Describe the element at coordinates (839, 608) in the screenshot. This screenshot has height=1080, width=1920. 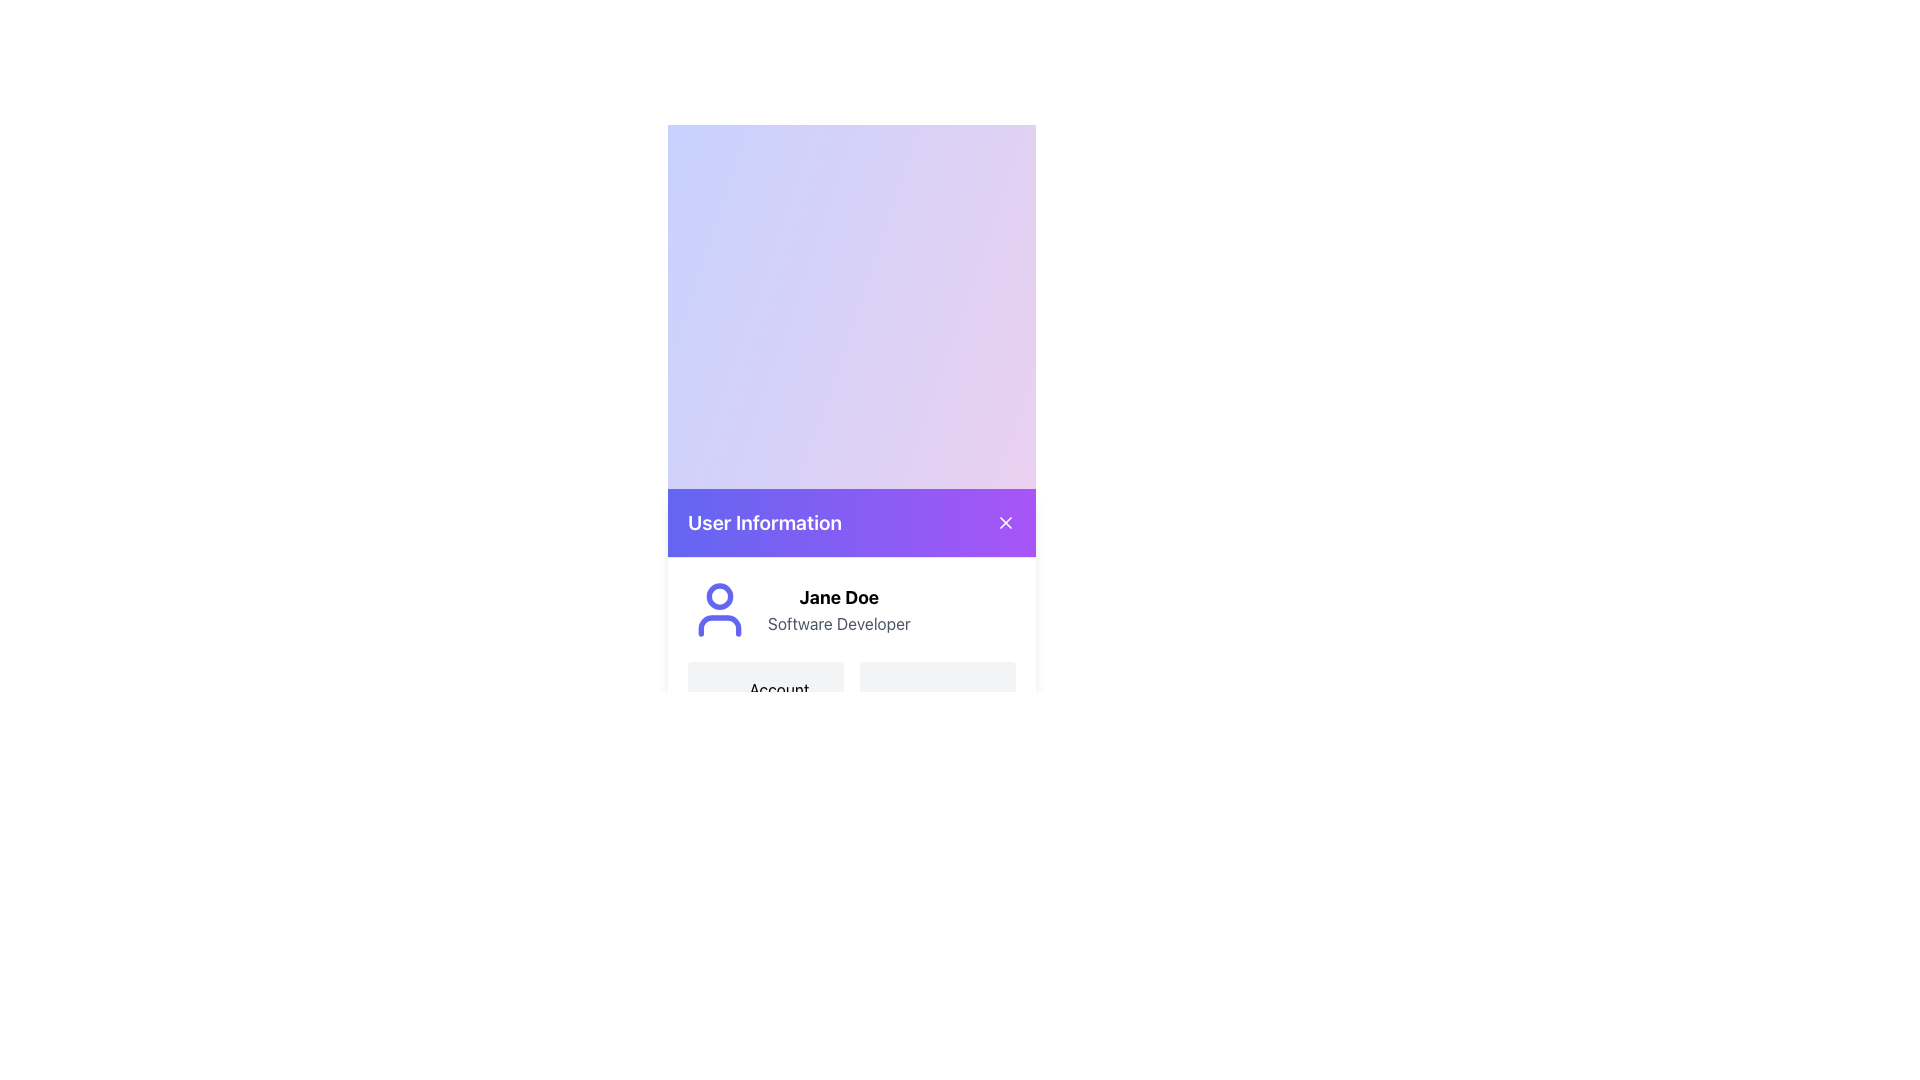
I see `user identification information displayed in the Text Display element located in the 'User Information' section, which shows 'Jane Doe' and 'Software Developer'` at that location.